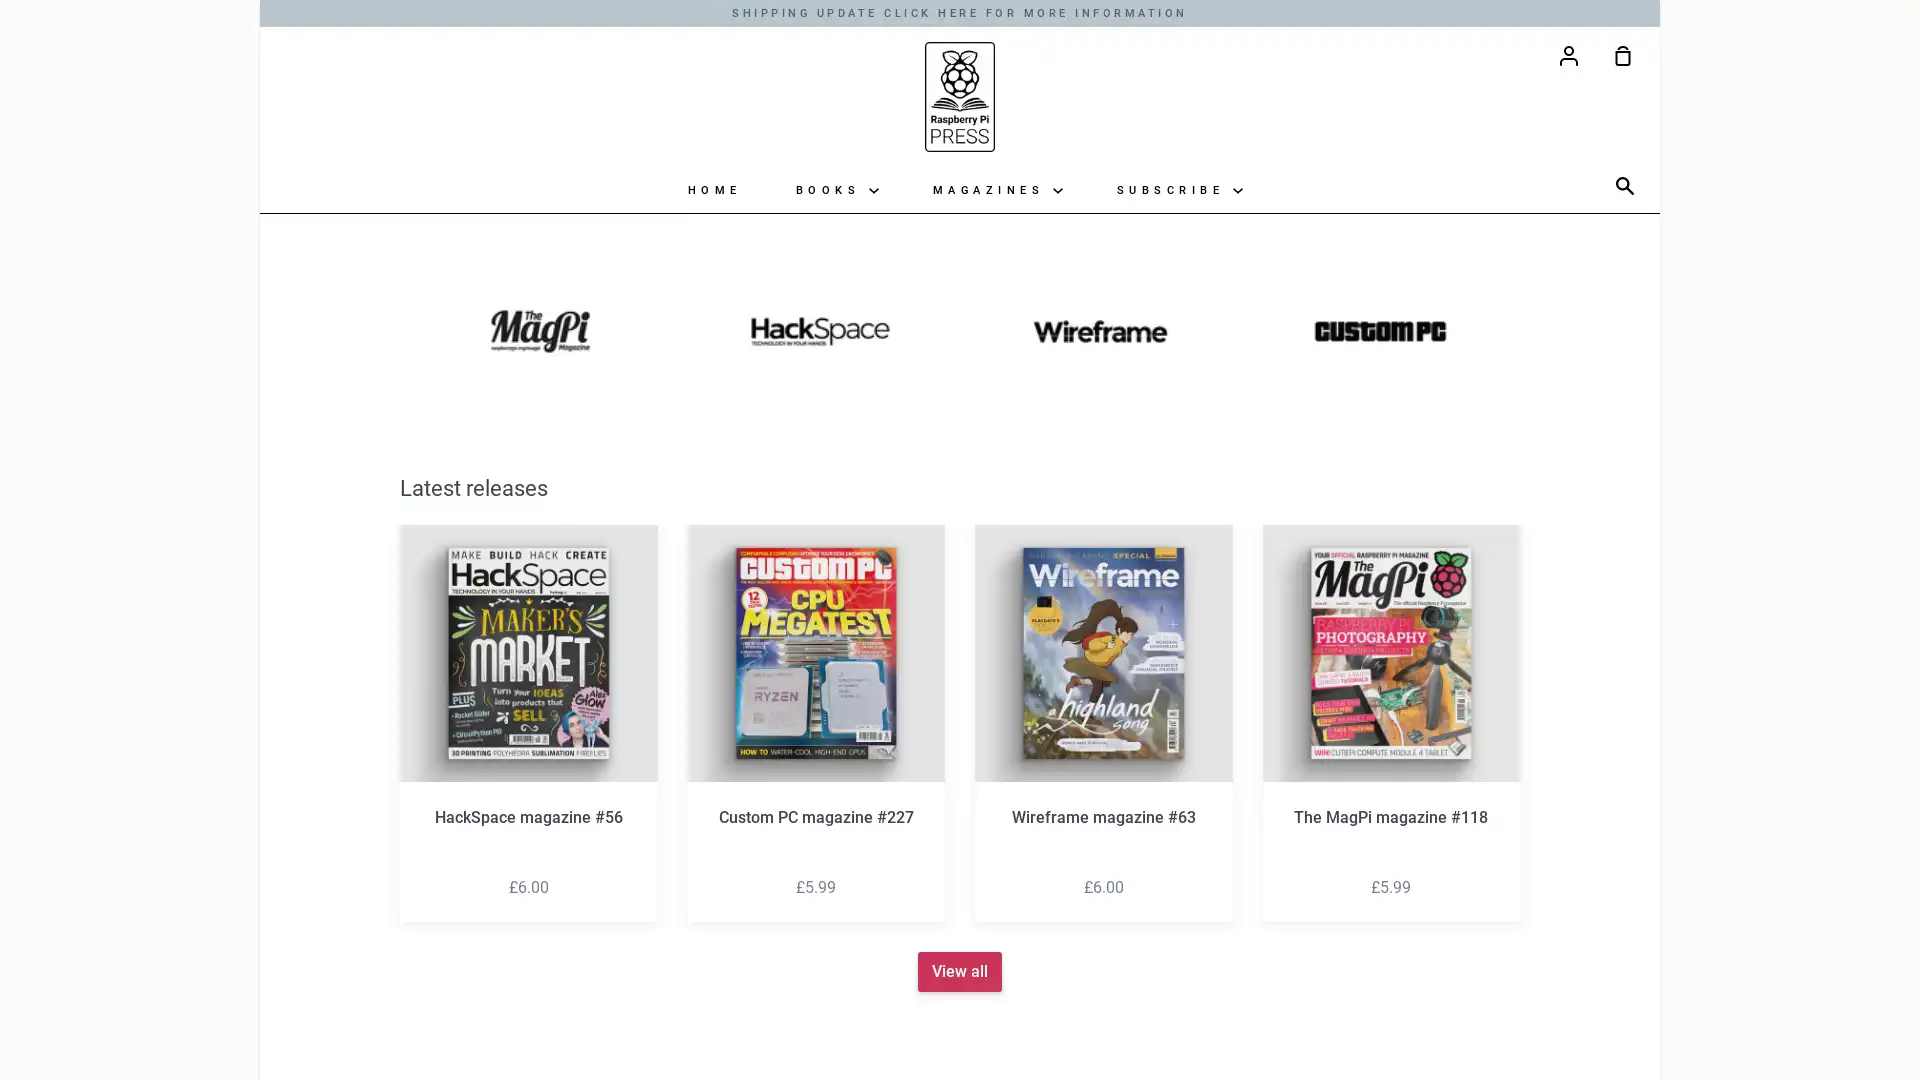 This screenshot has height=1080, width=1920. I want to click on Next, so click(1559, 715).